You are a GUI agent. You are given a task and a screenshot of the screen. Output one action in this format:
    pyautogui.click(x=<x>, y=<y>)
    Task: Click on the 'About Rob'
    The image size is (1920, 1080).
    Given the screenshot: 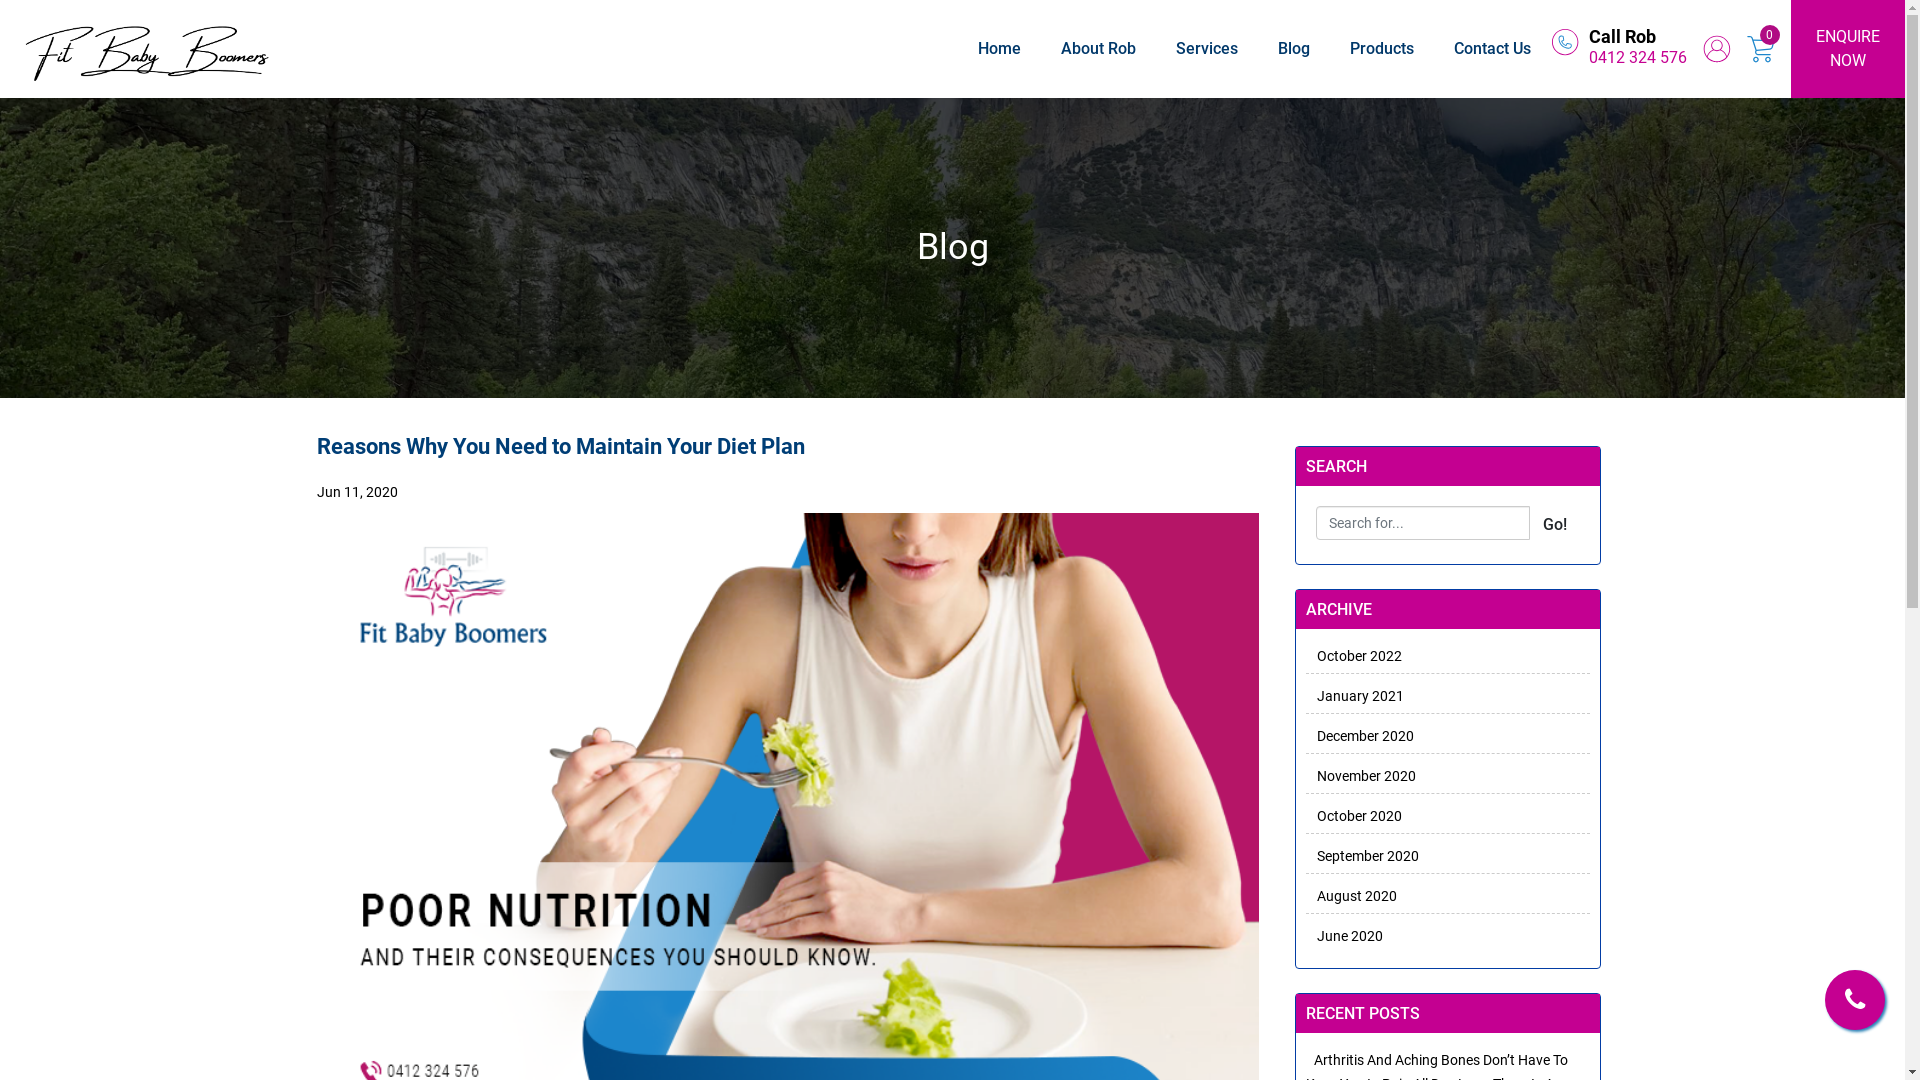 What is the action you would take?
    pyautogui.click(x=1059, y=47)
    